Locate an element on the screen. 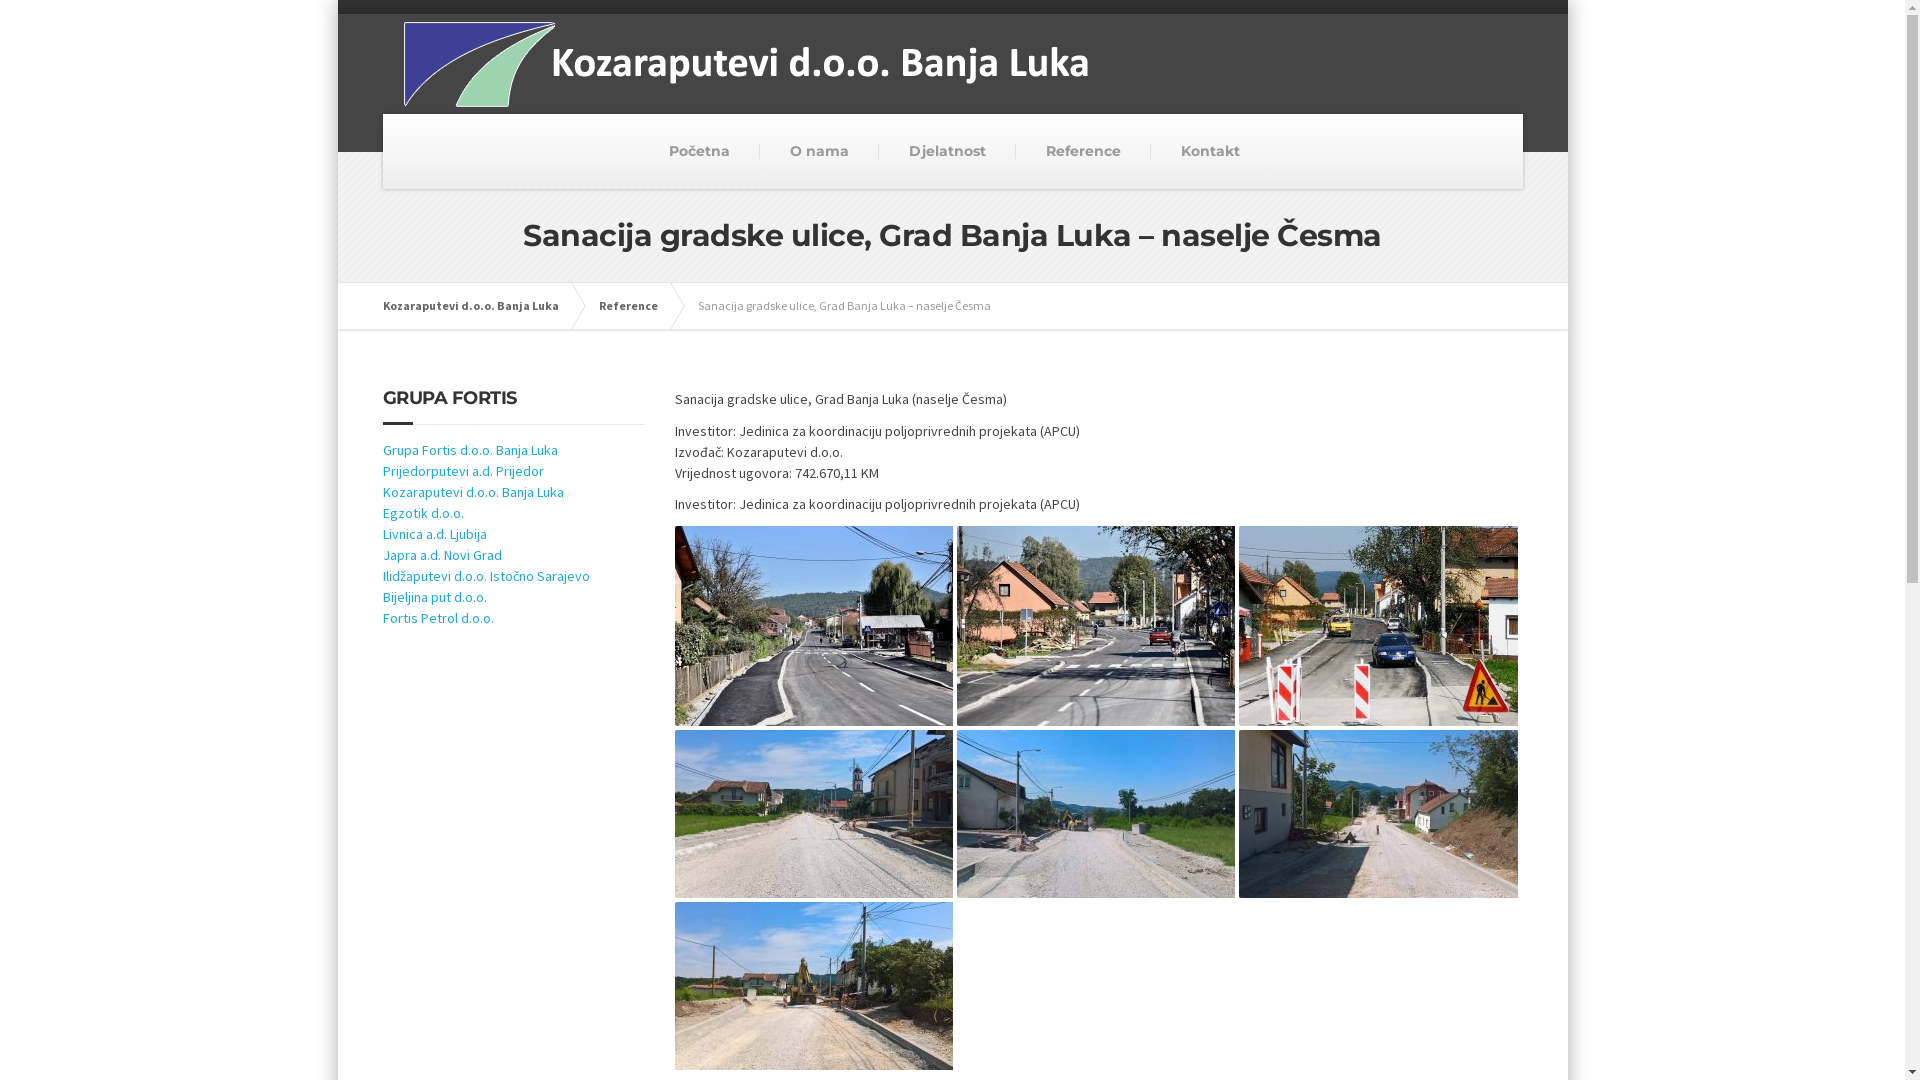 The height and width of the screenshot is (1080, 1920). 'Djelatnost' is located at coordinates (946, 150).